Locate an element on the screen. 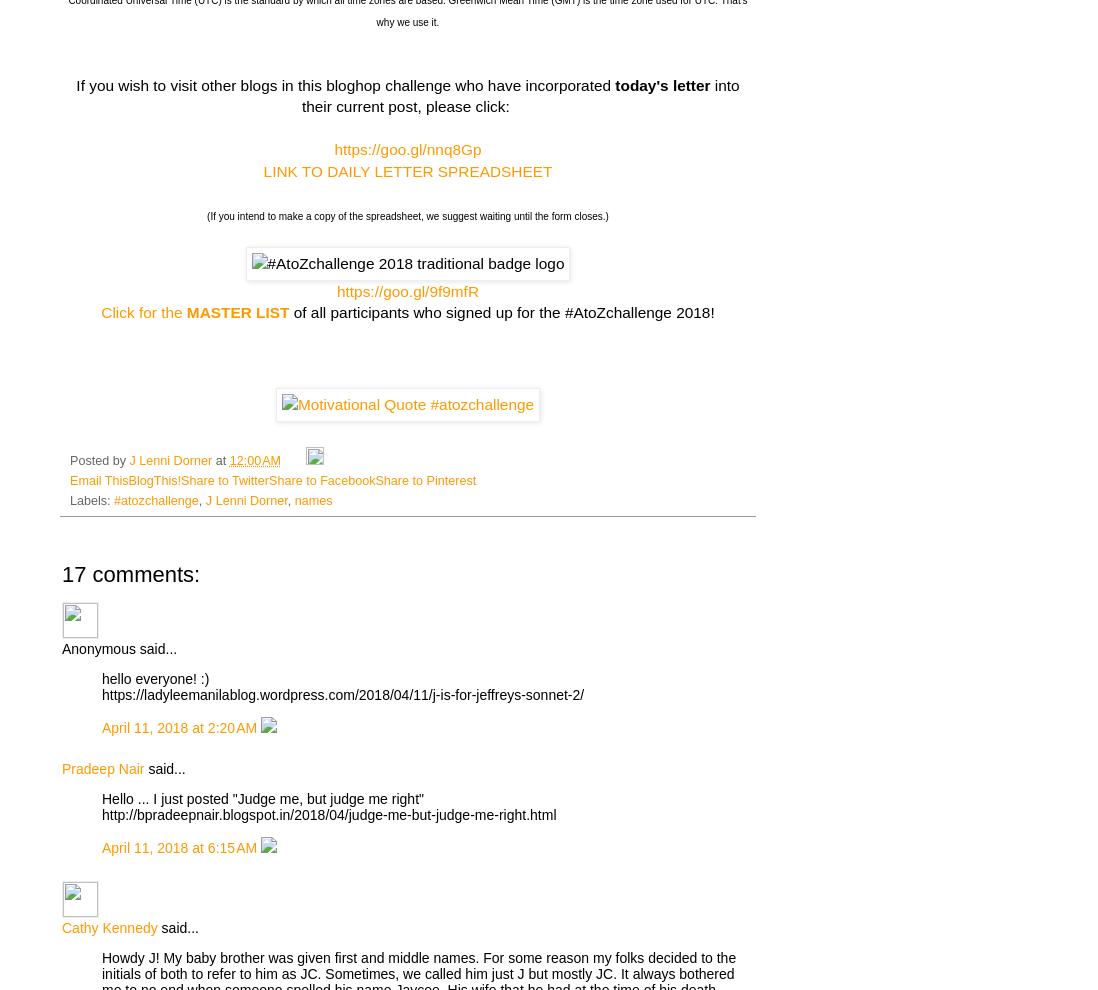 The image size is (1098, 990). 'today's letter' is located at coordinates (613, 84).